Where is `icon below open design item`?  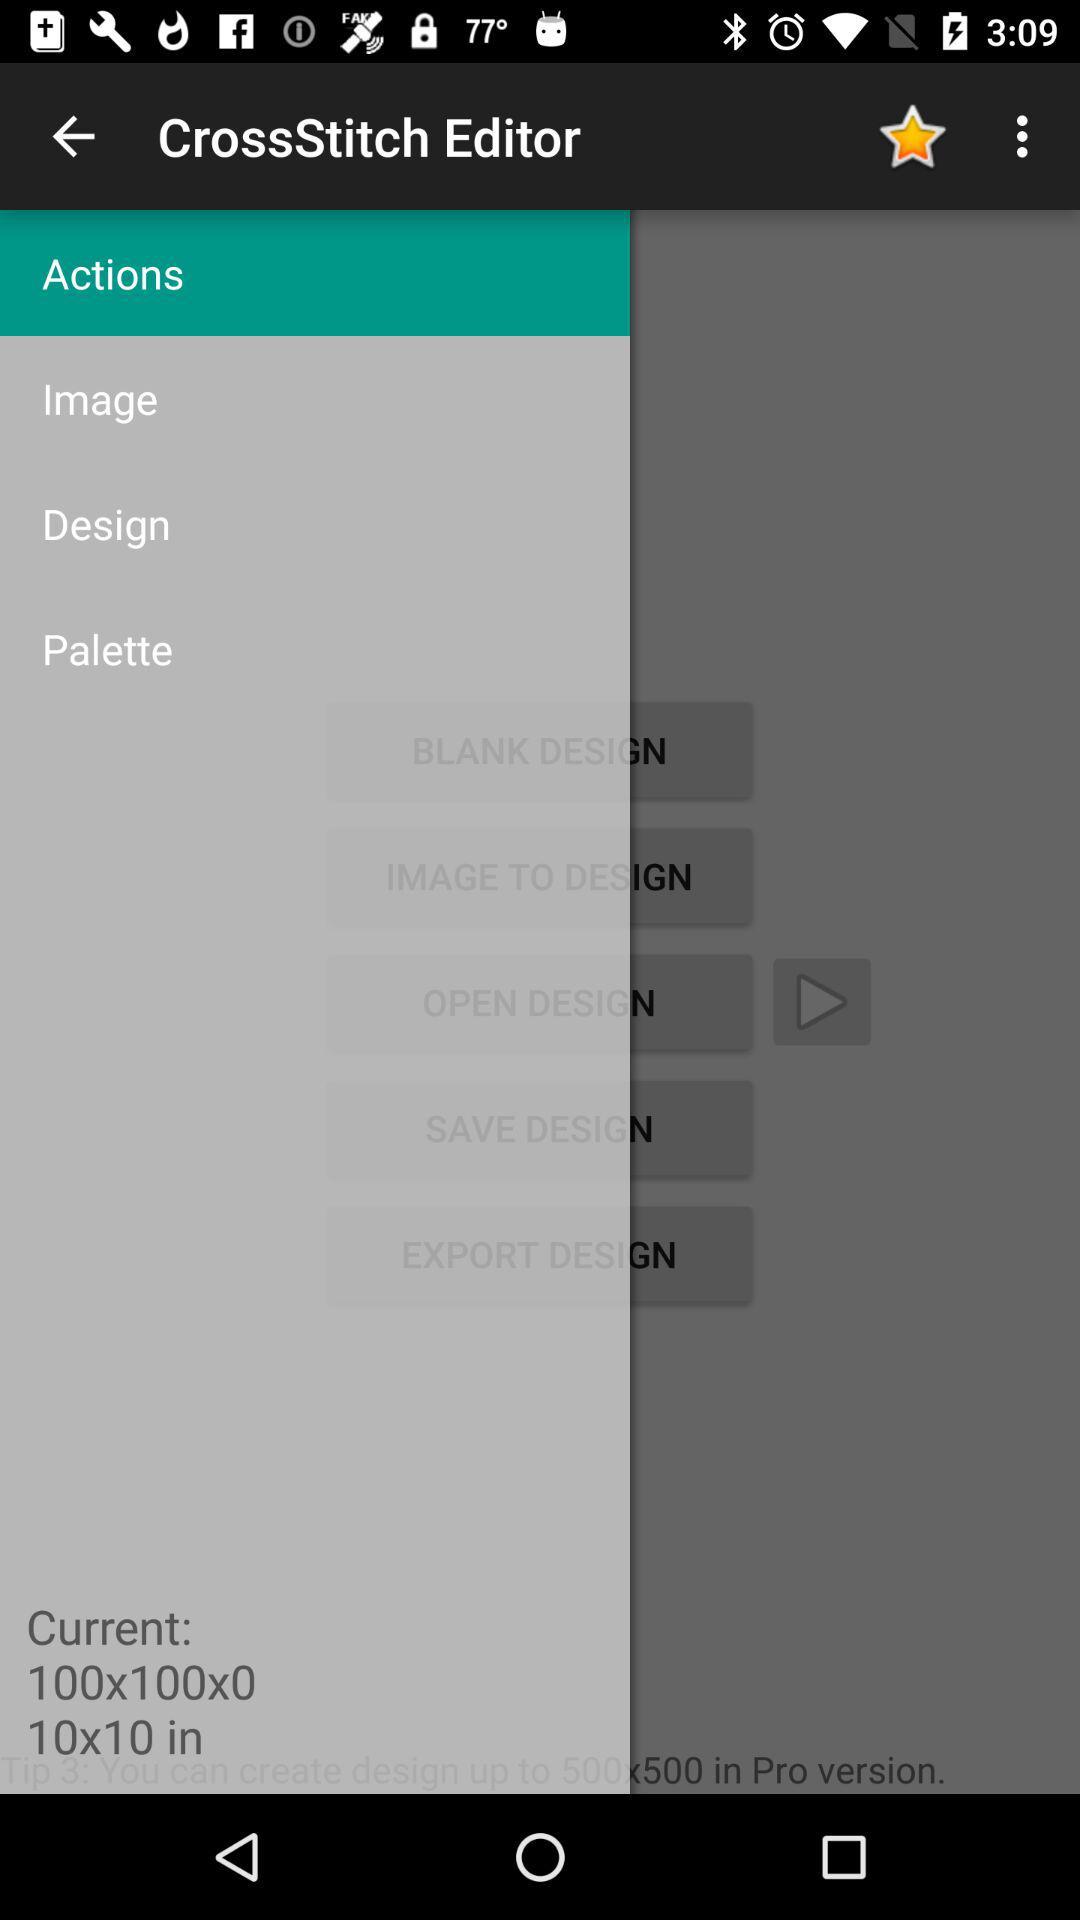 icon below open design item is located at coordinates (538, 1128).